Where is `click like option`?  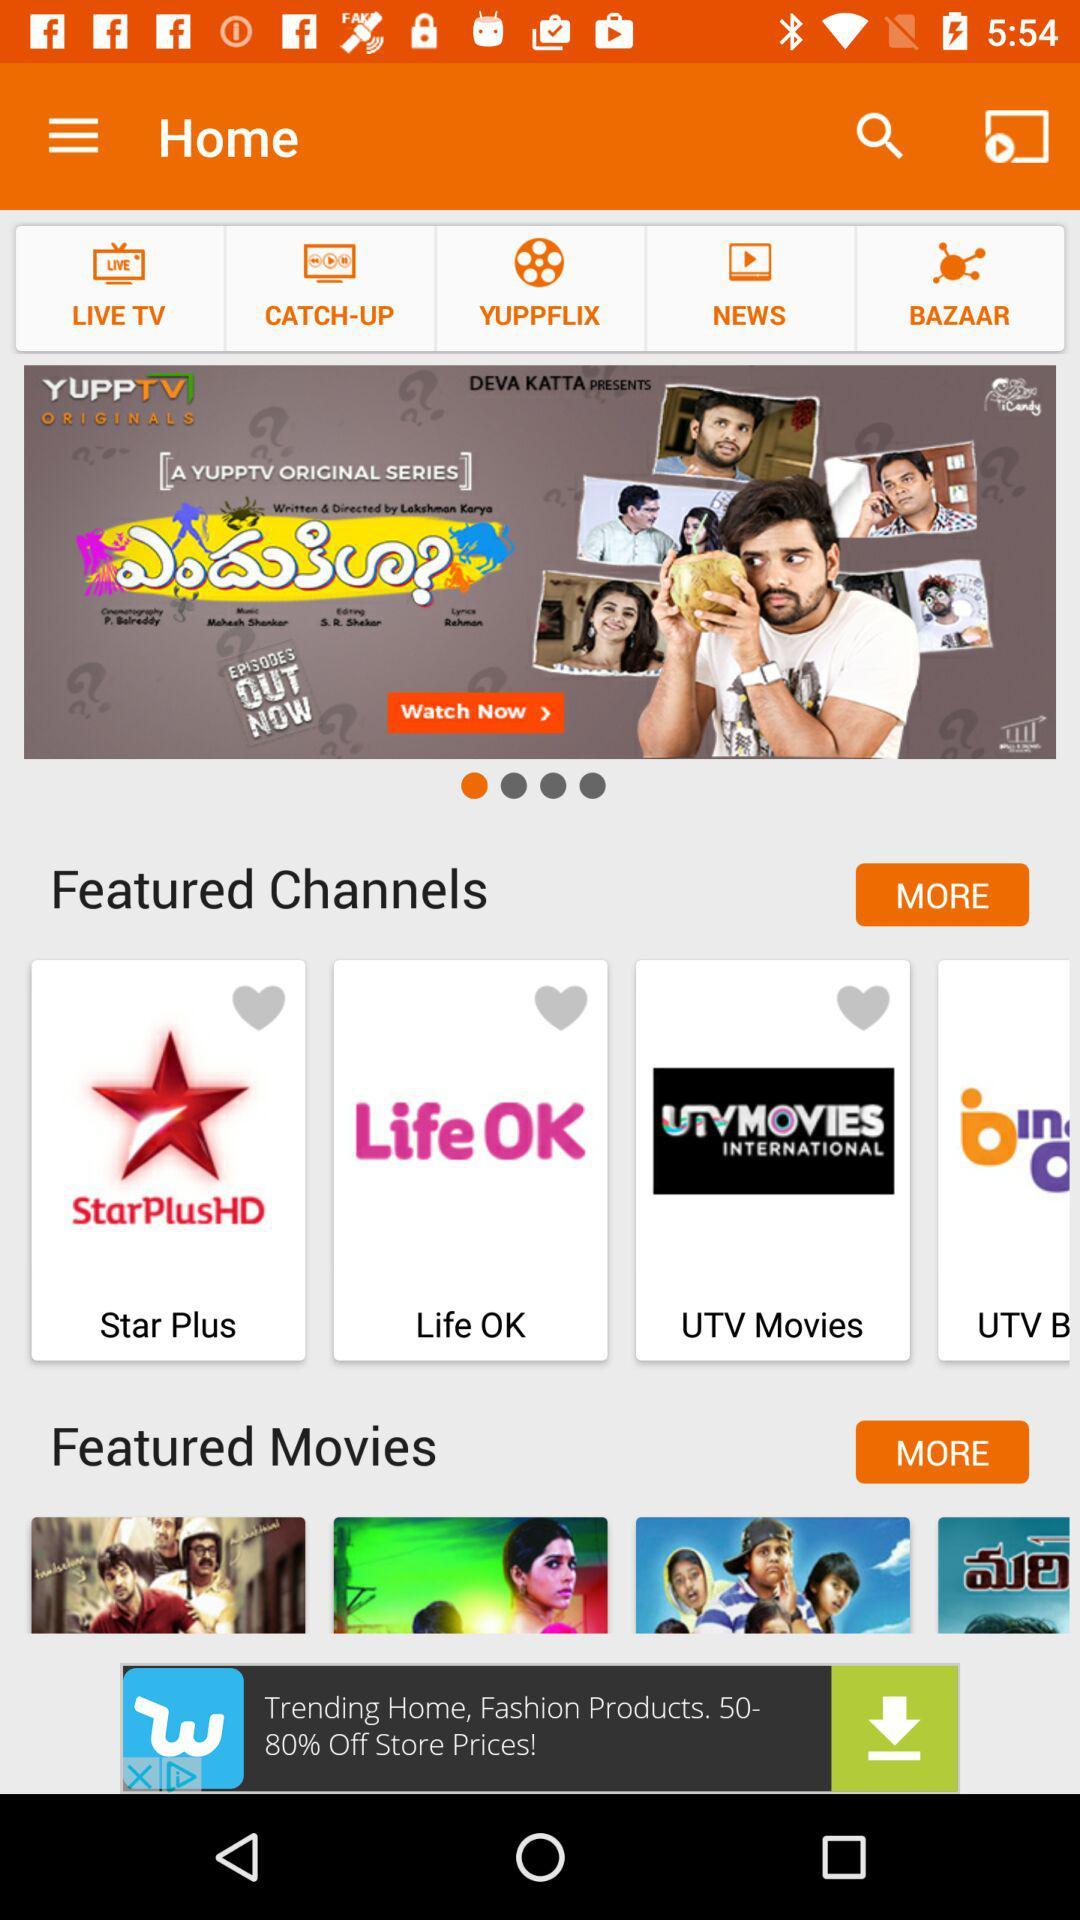
click like option is located at coordinates (862, 1006).